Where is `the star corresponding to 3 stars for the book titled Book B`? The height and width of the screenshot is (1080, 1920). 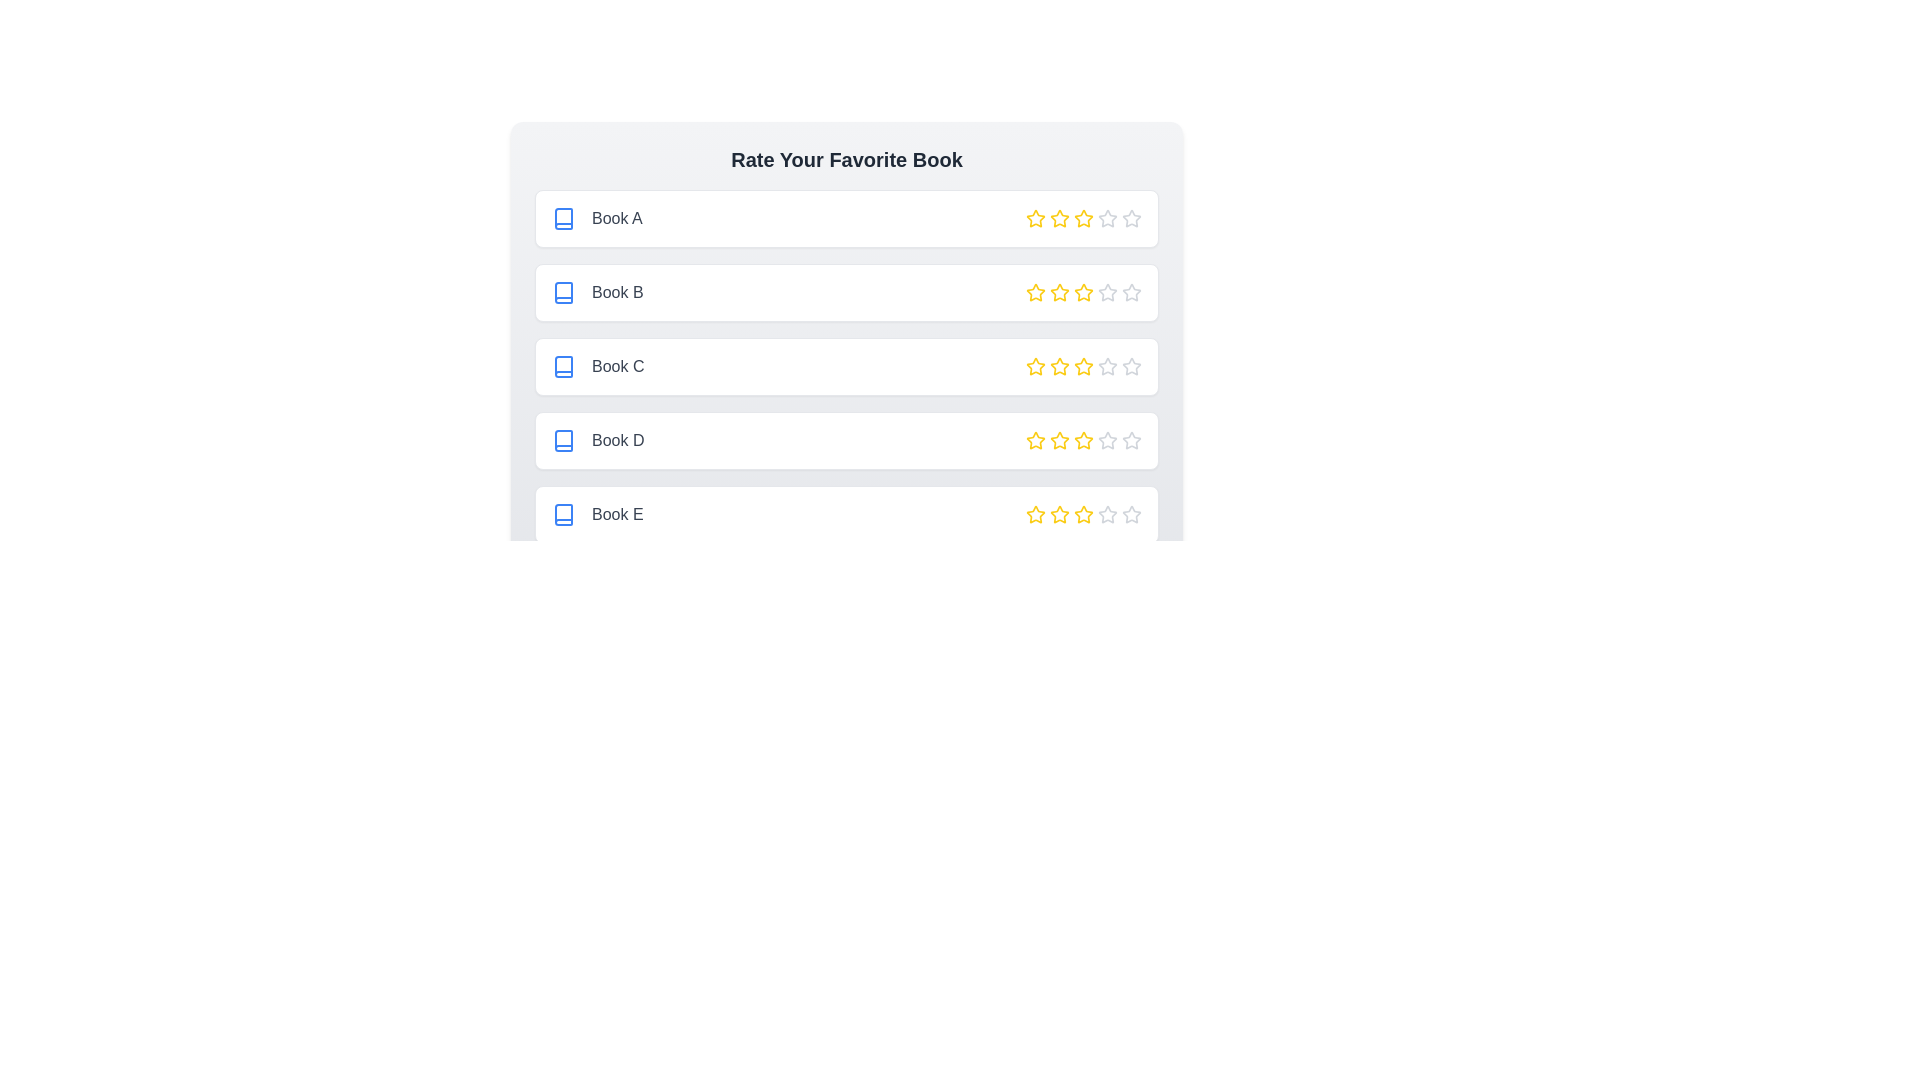
the star corresponding to 3 stars for the book titled Book B is located at coordinates (1083, 293).